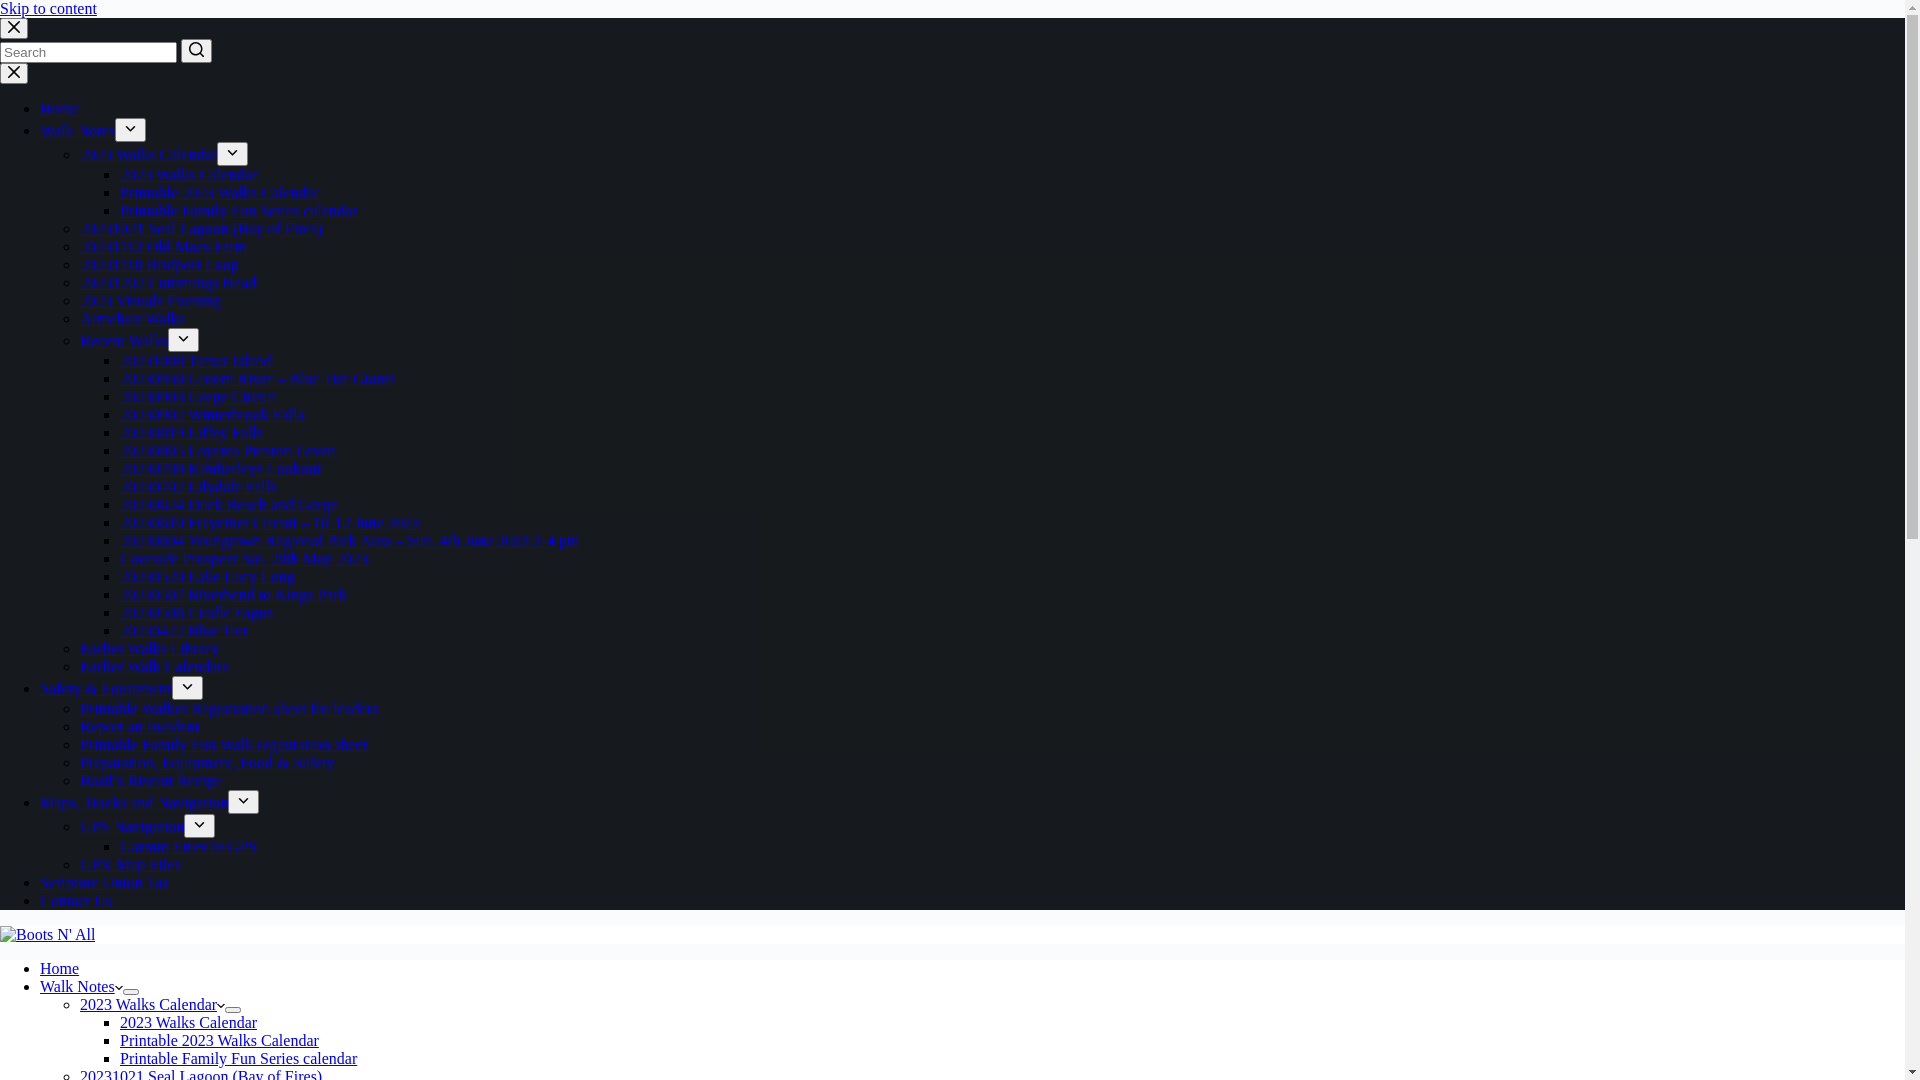 The image size is (1920, 1080). Describe the element at coordinates (197, 396) in the screenshot. I see `'20230903 Gorge Circuit'` at that location.